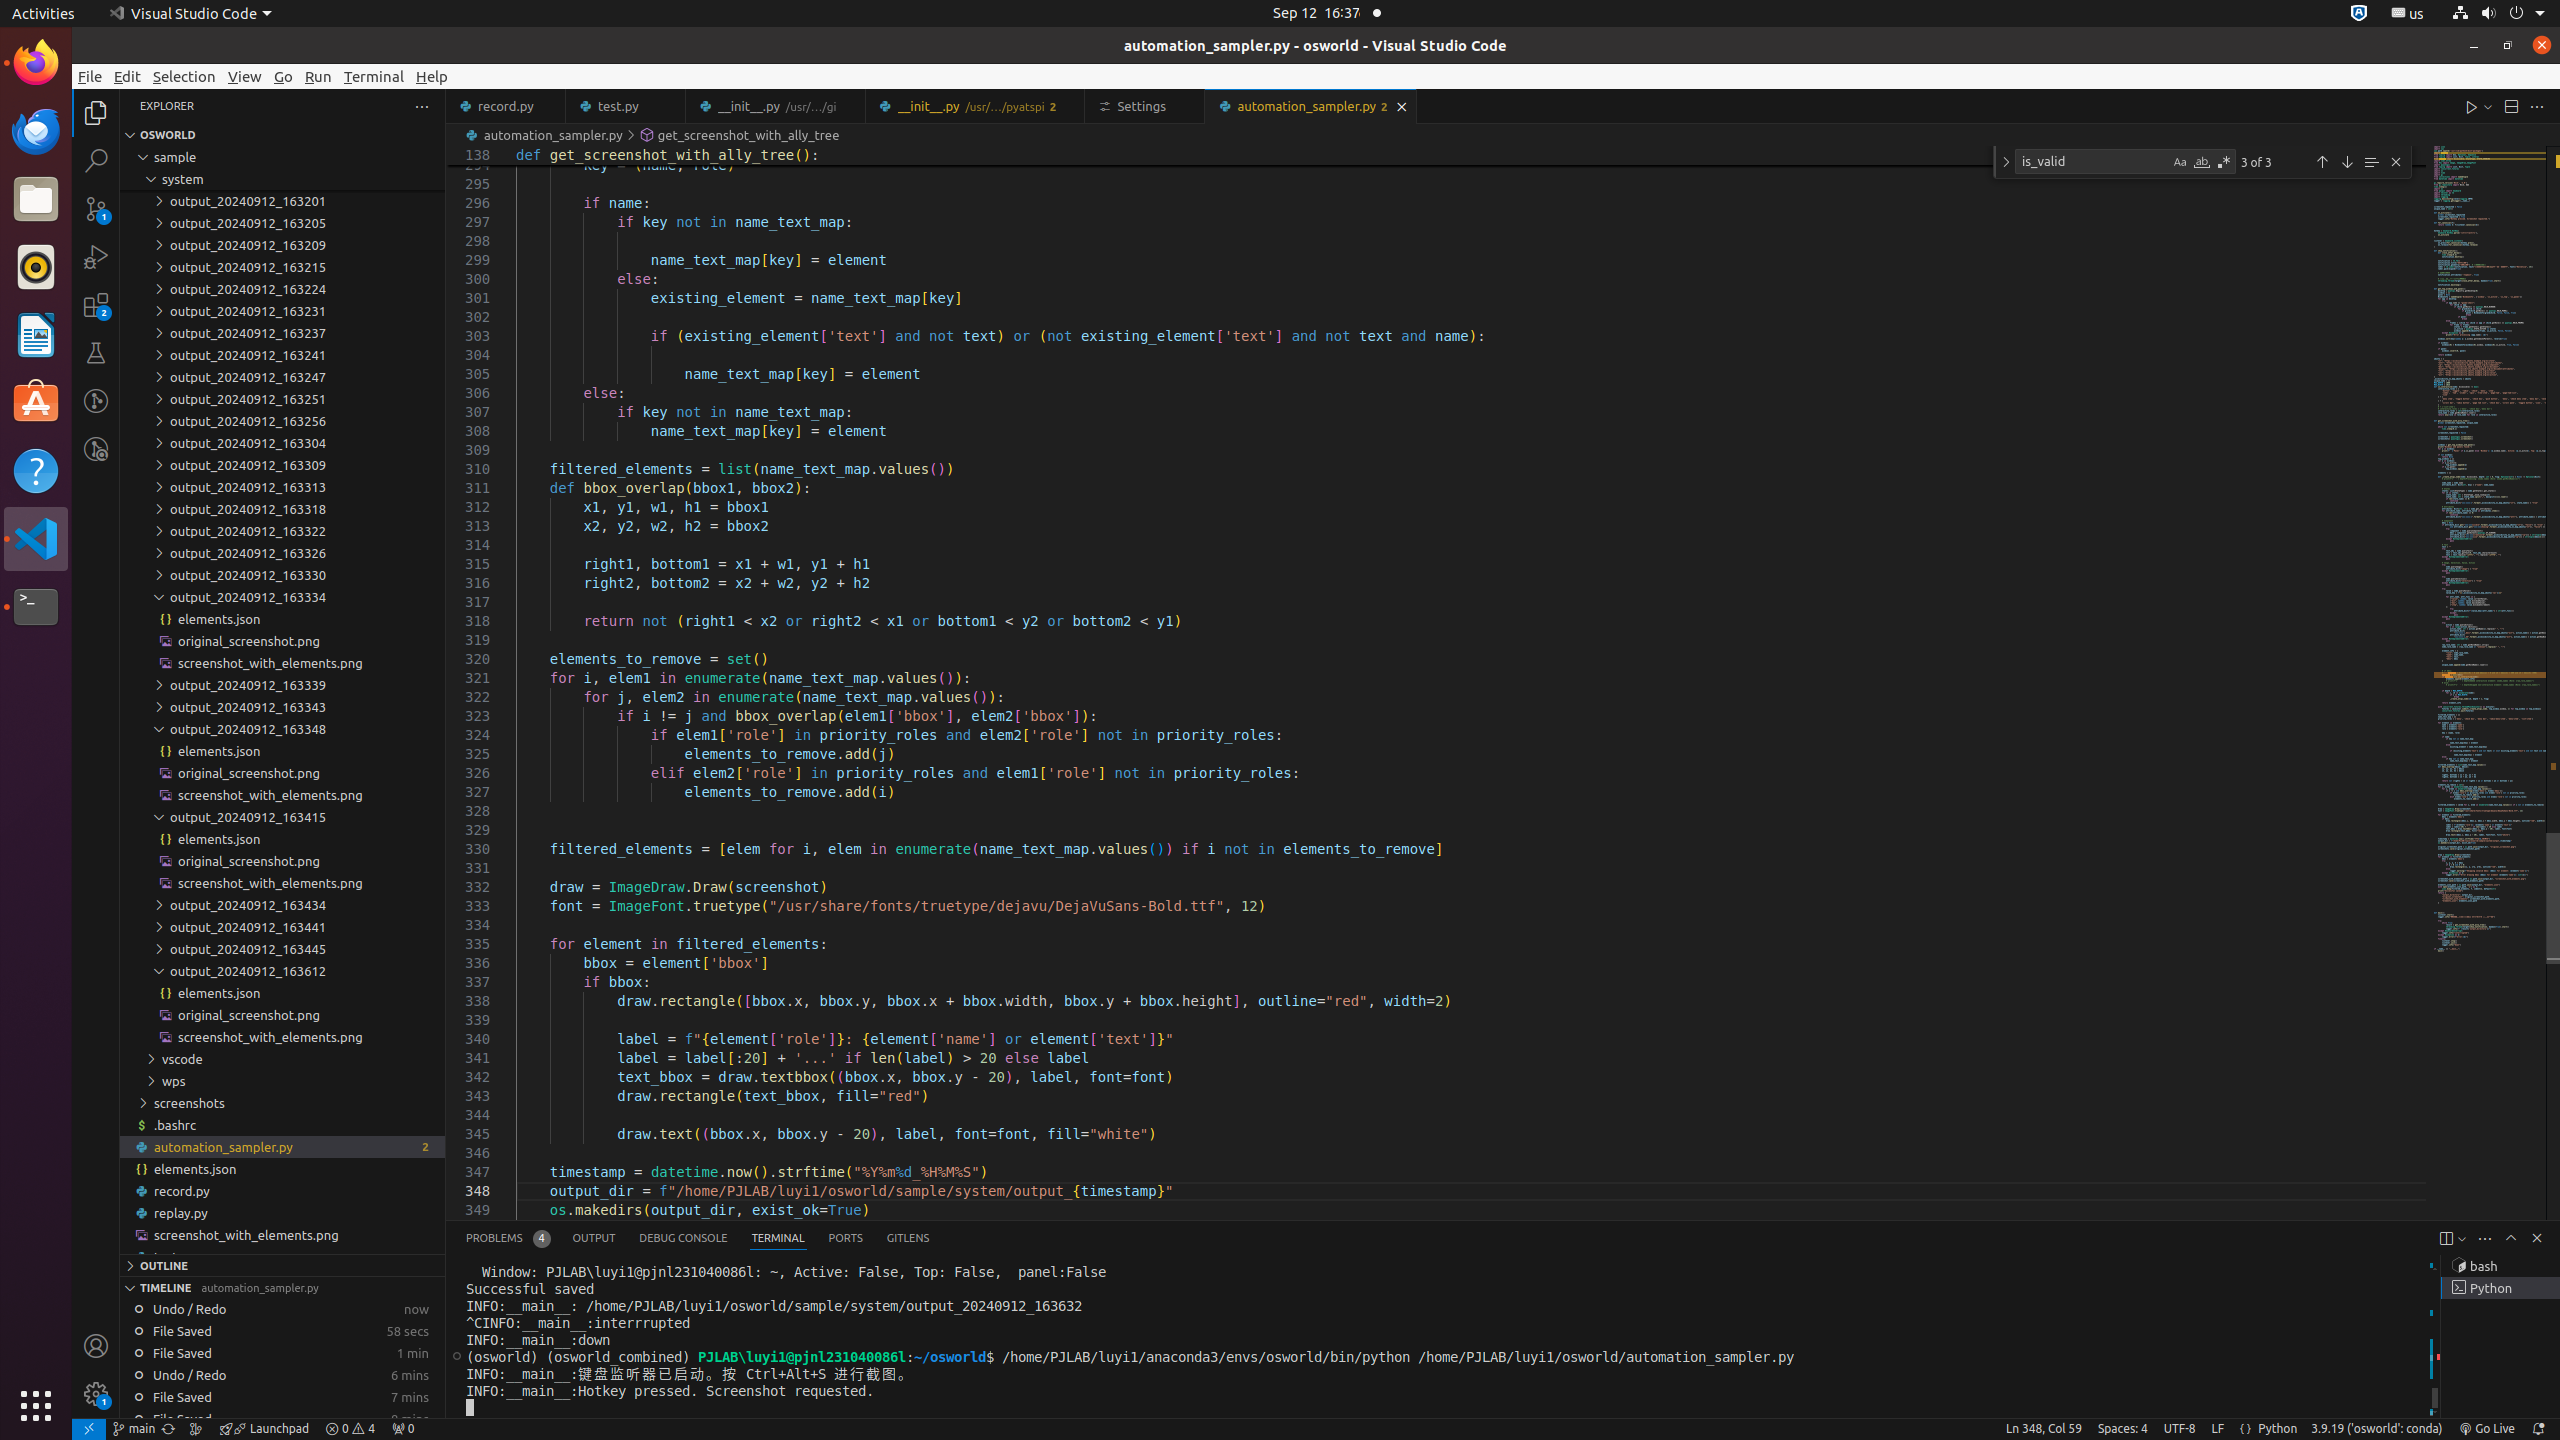  Describe the element at coordinates (281, 1417) in the screenshot. I see `'8 minutes: File Saved'` at that location.